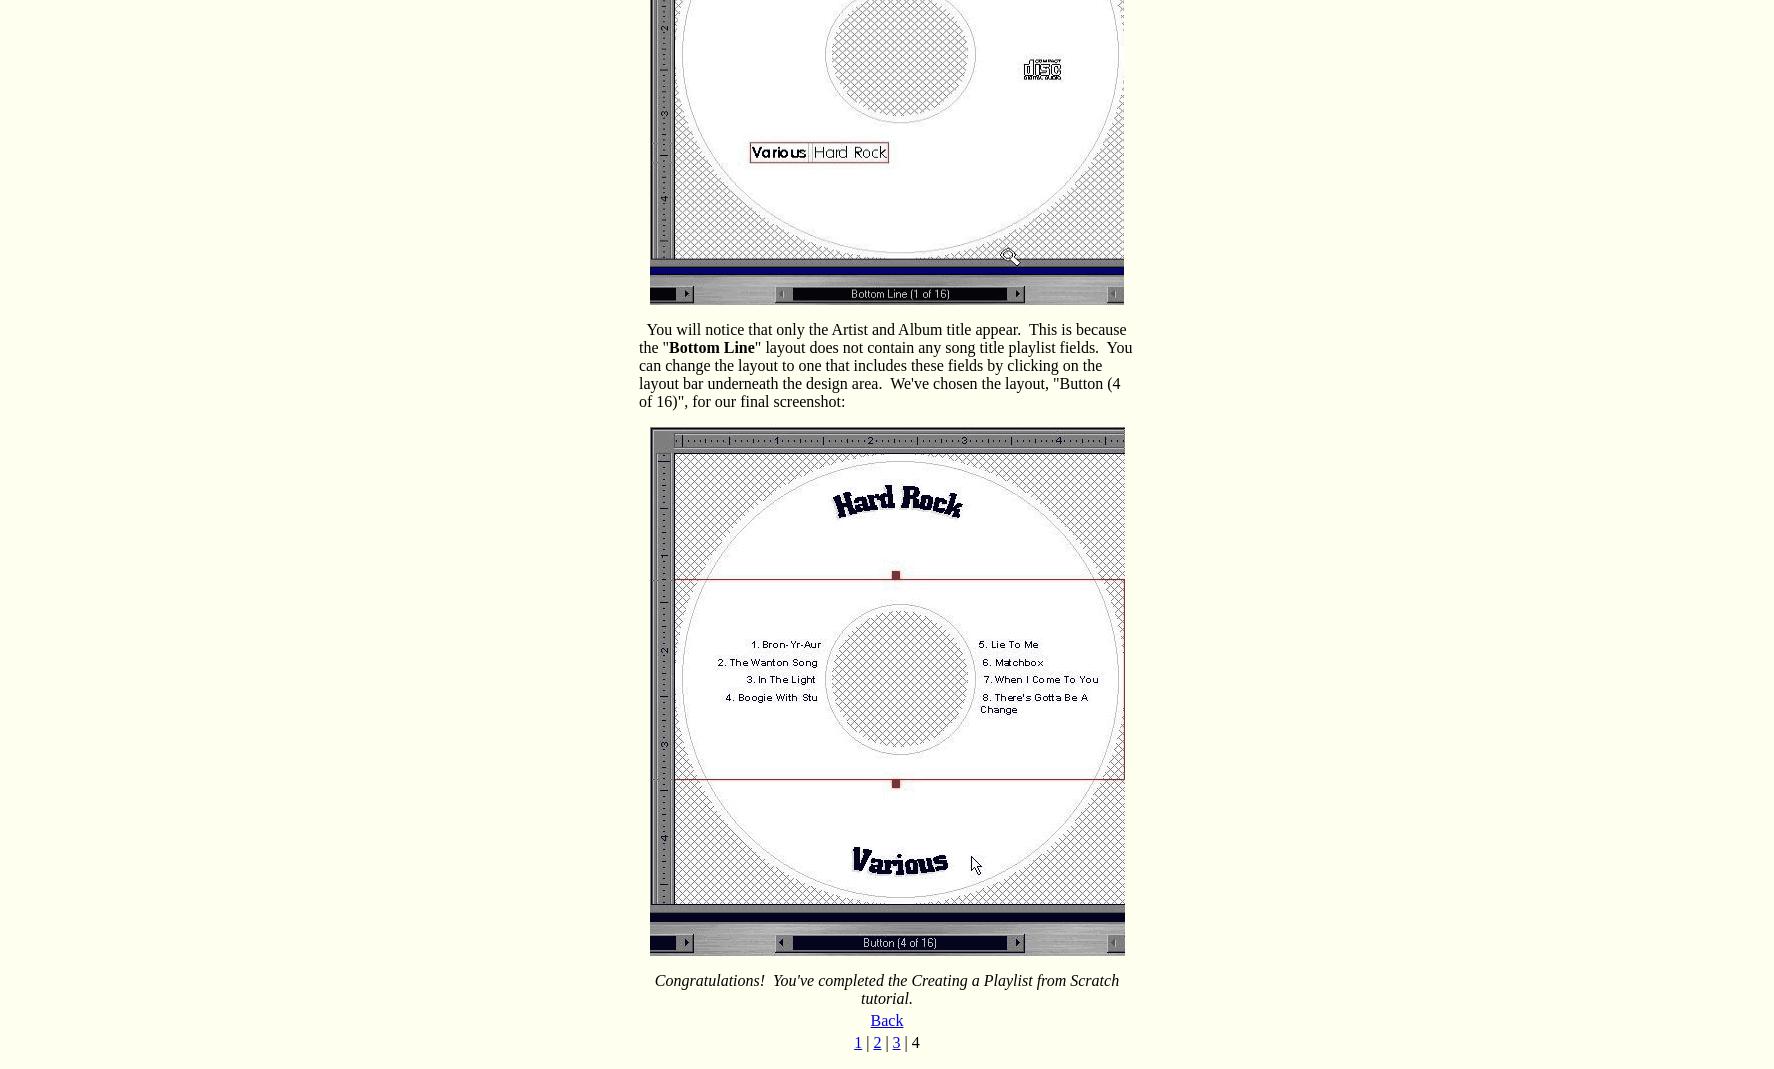 This screenshot has width=1774, height=1069. Describe the element at coordinates (886, 1020) in the screenshot. I see `'Back'` at that location.